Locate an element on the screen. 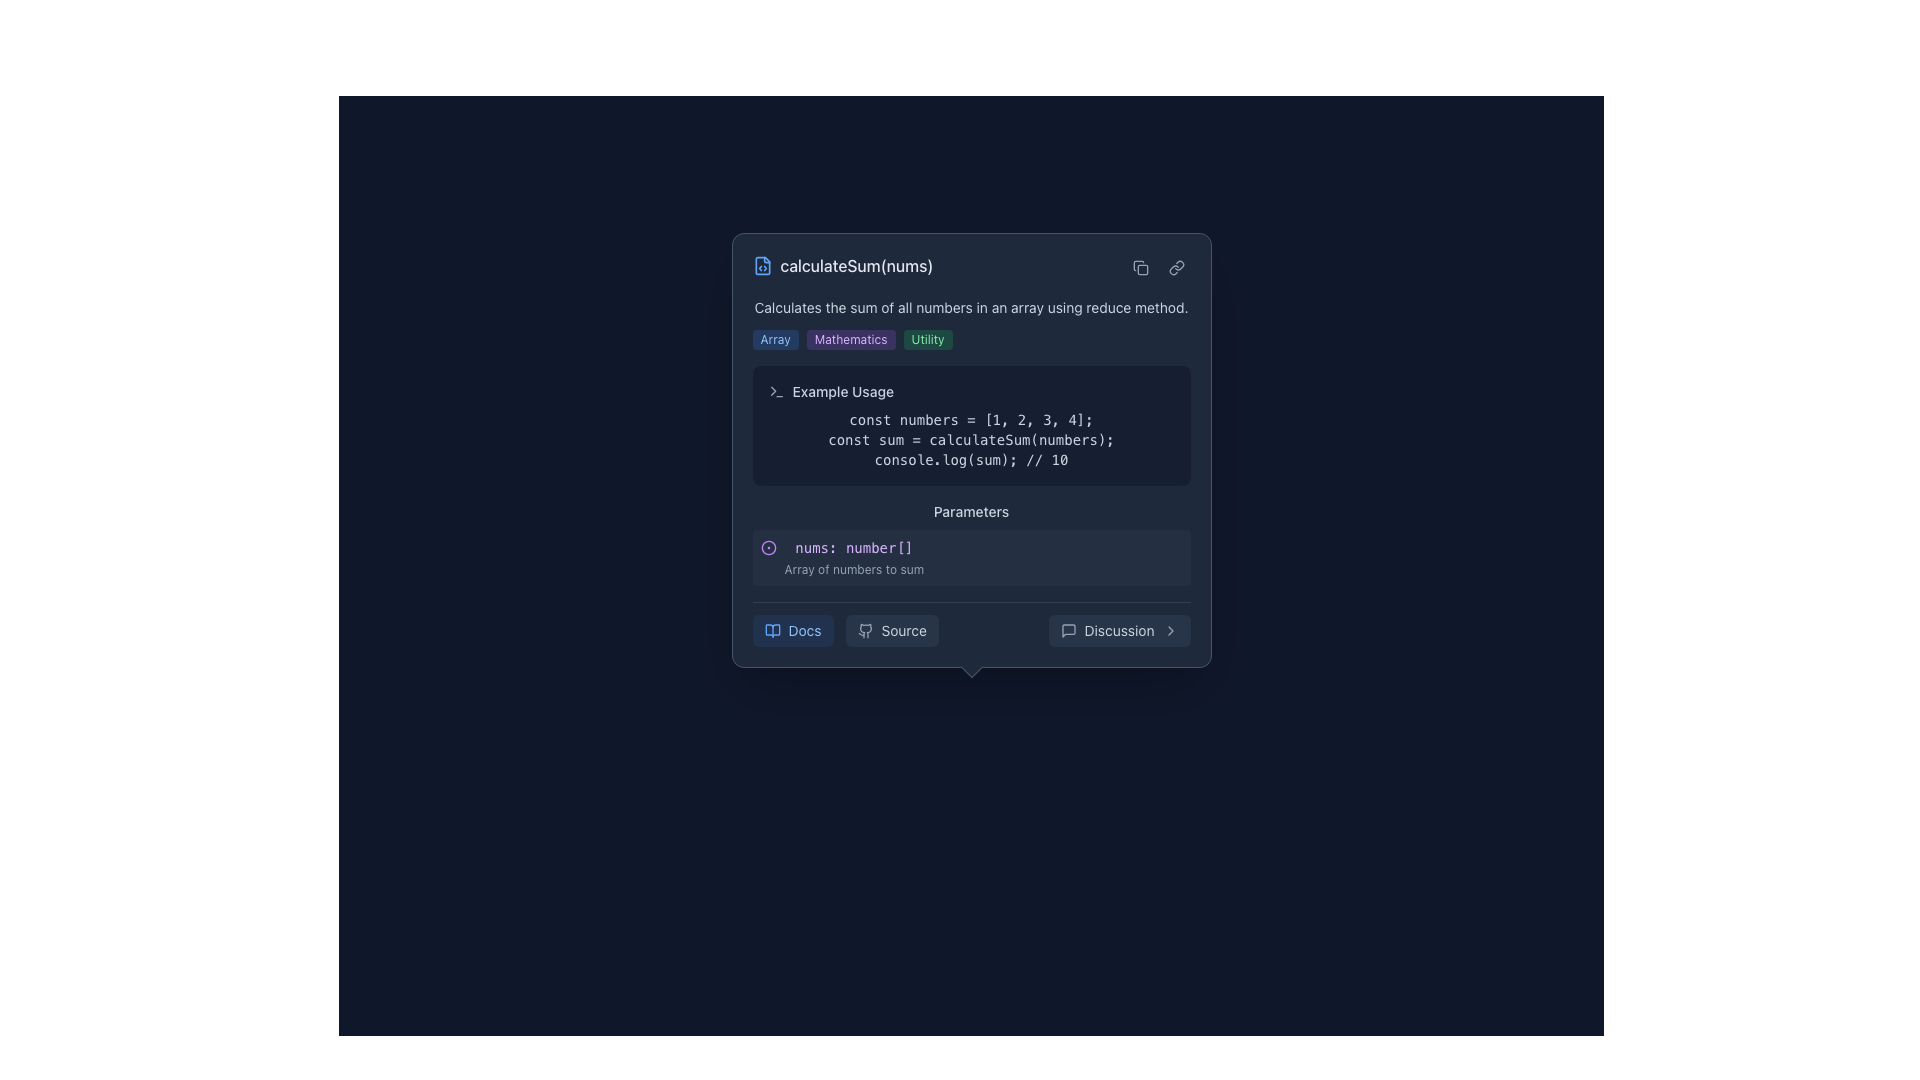 The width and height of the screenshot is (1920, 1080). the decorative graphic element located at the bottom center of the modal window, which serves as a visual indicator is located at coordinates (971, 667).